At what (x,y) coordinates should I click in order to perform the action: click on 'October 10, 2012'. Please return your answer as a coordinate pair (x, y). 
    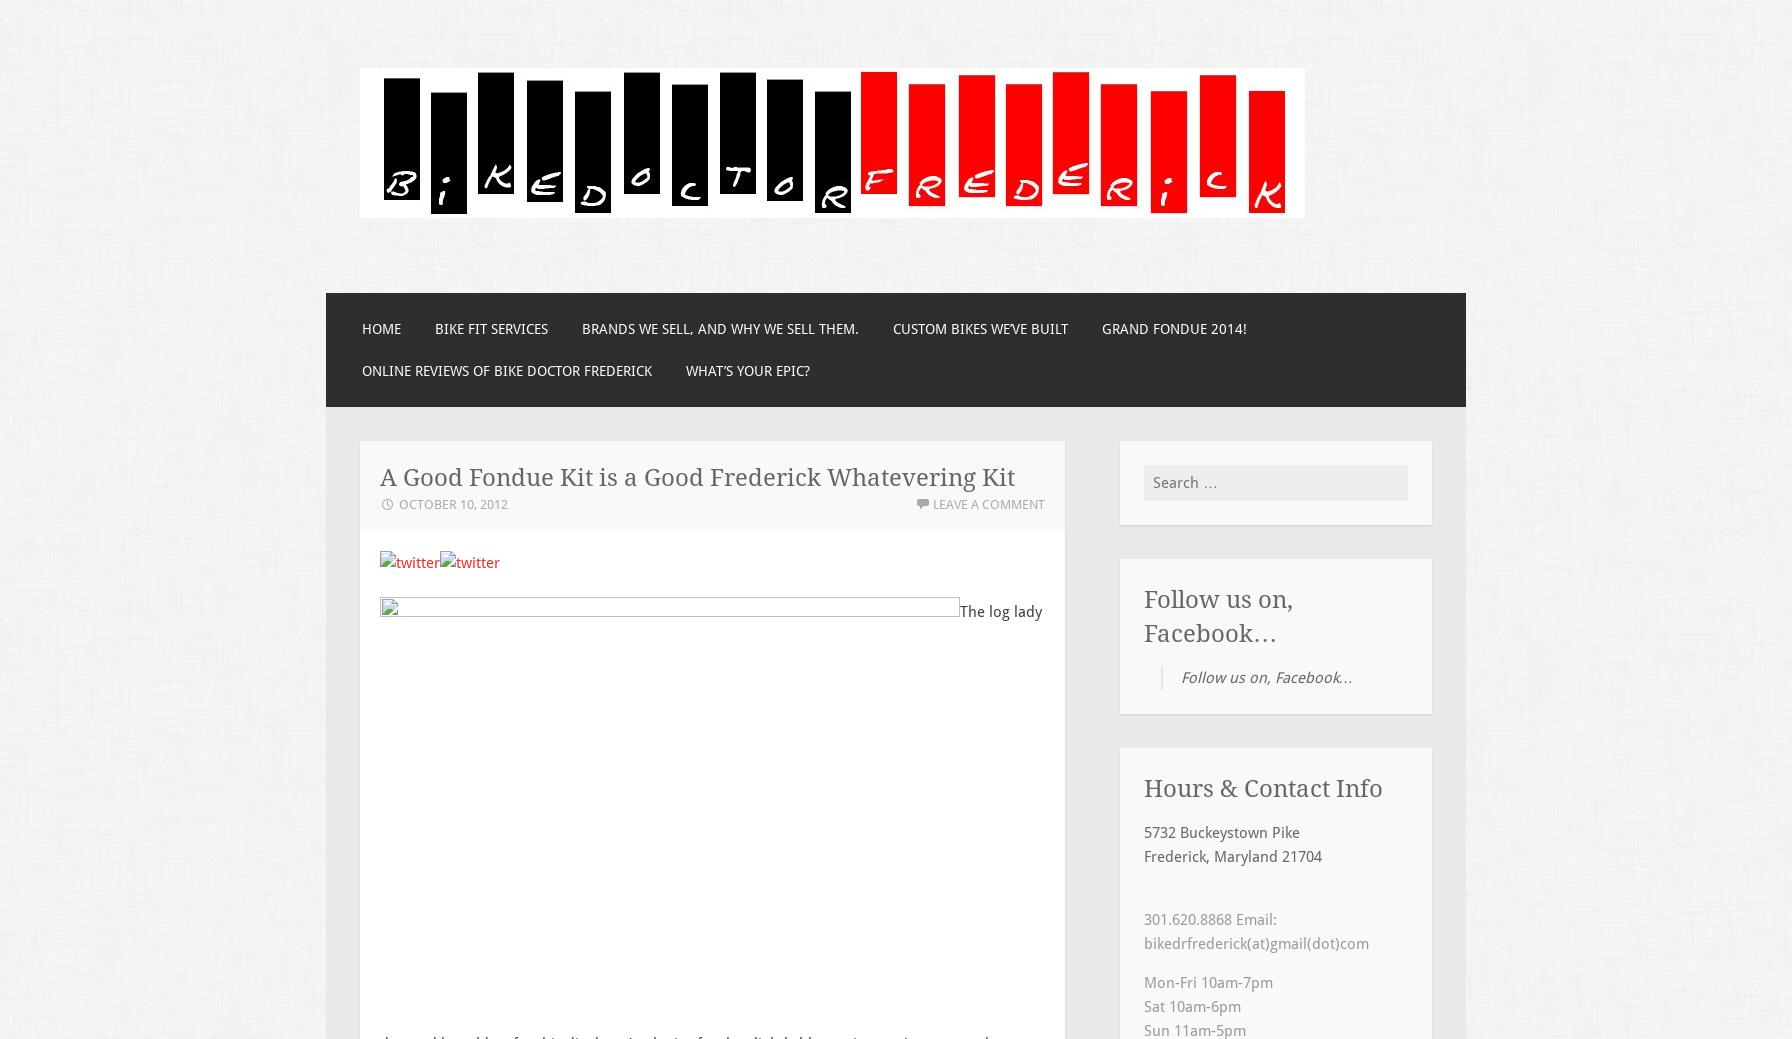
    Looking at the image, I should click on (399, 503).